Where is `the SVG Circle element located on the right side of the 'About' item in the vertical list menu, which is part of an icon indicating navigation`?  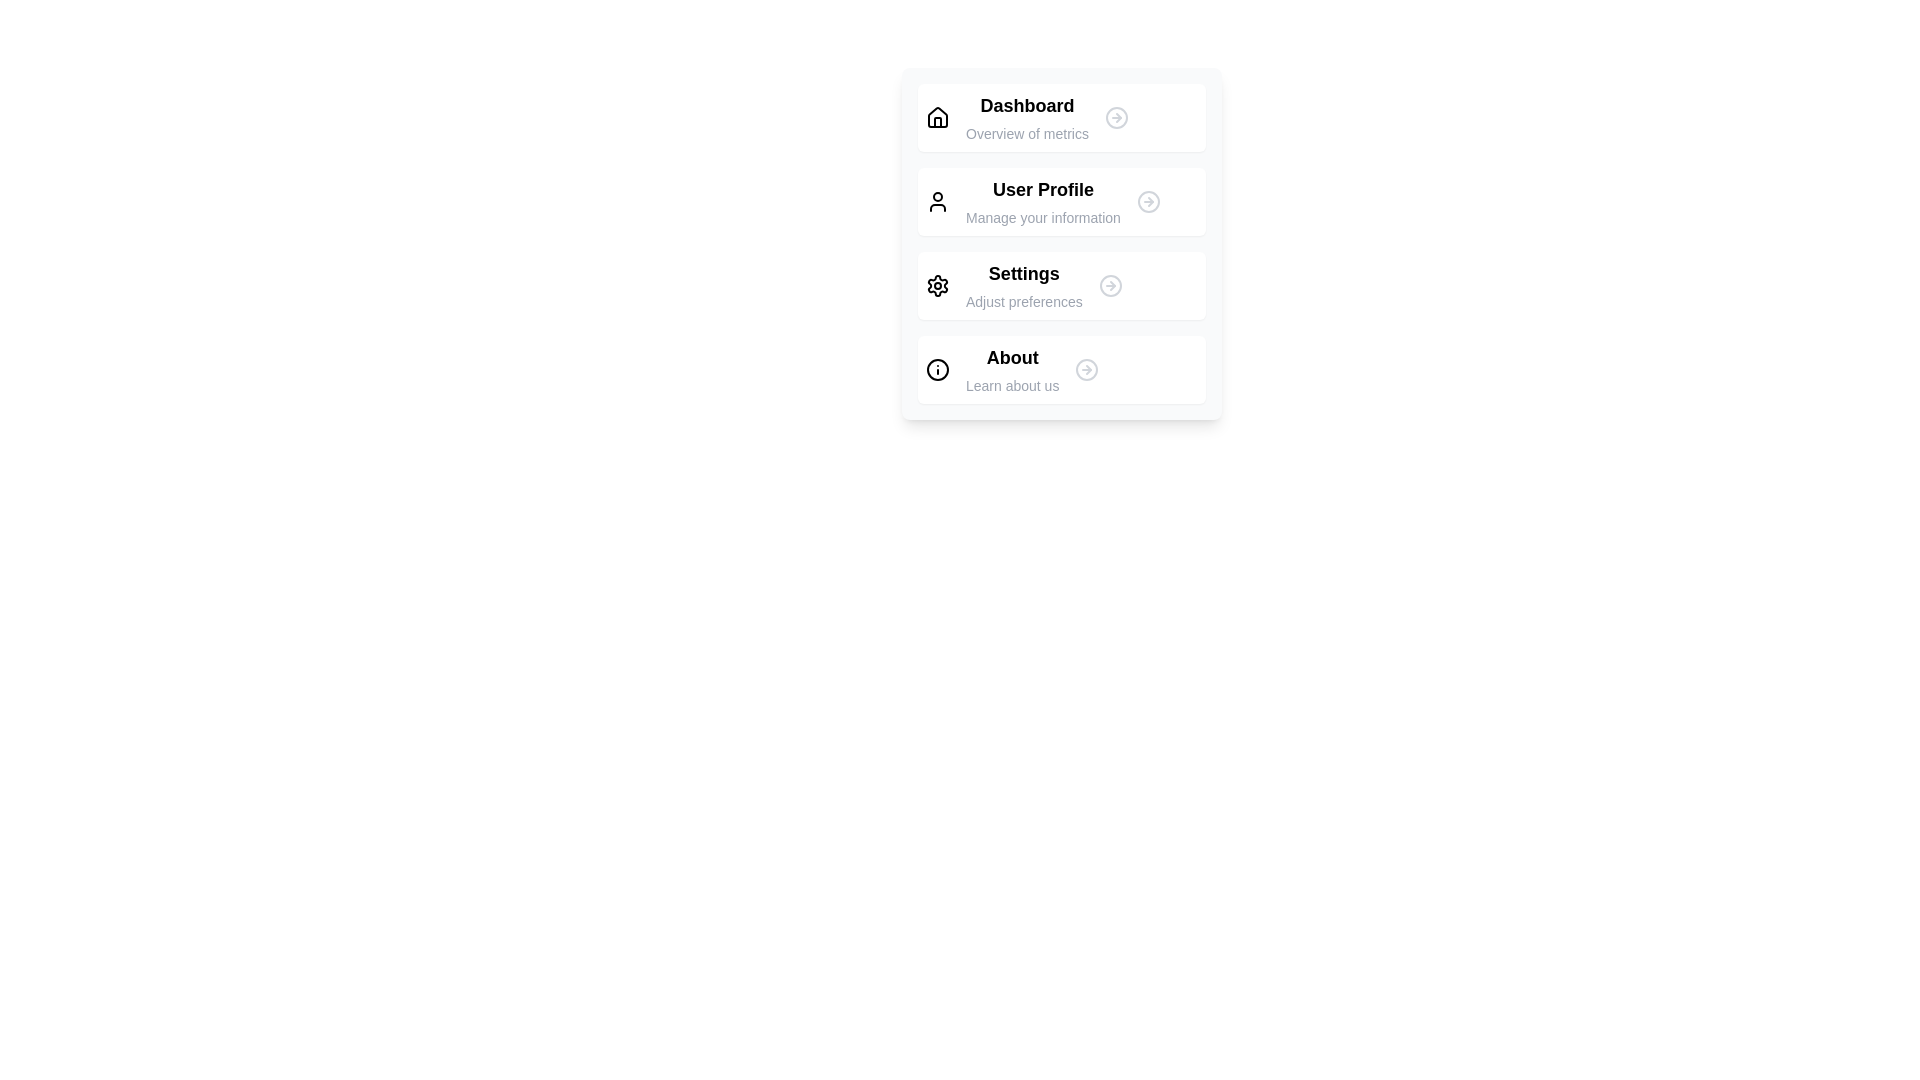 the SVG Circle element located on the right side of the 'About' item in the vertical list menu, which is part of an icon indicating navigation is located at coordinates (1086, 370).